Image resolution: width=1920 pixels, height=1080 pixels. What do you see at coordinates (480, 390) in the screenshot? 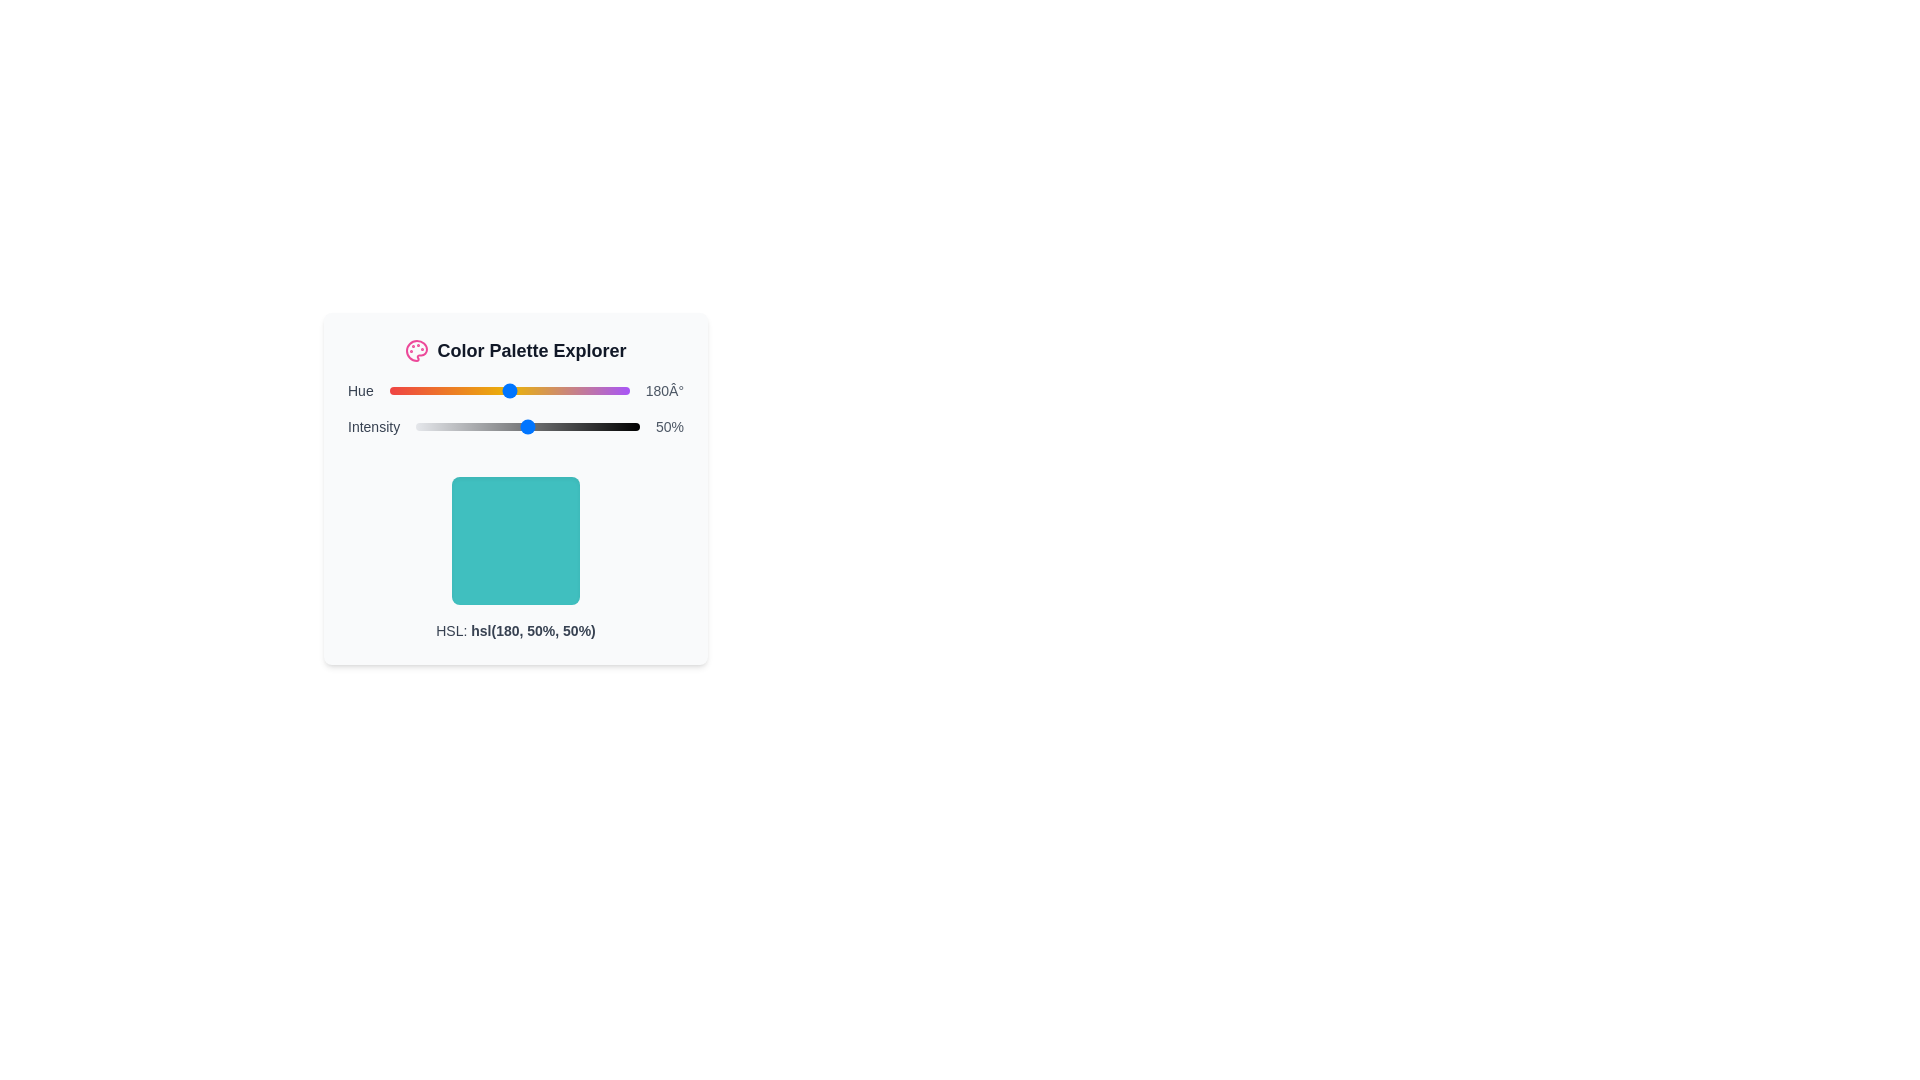
I see `the hue slider to set its value to 136` at bounding box center [480, 390].